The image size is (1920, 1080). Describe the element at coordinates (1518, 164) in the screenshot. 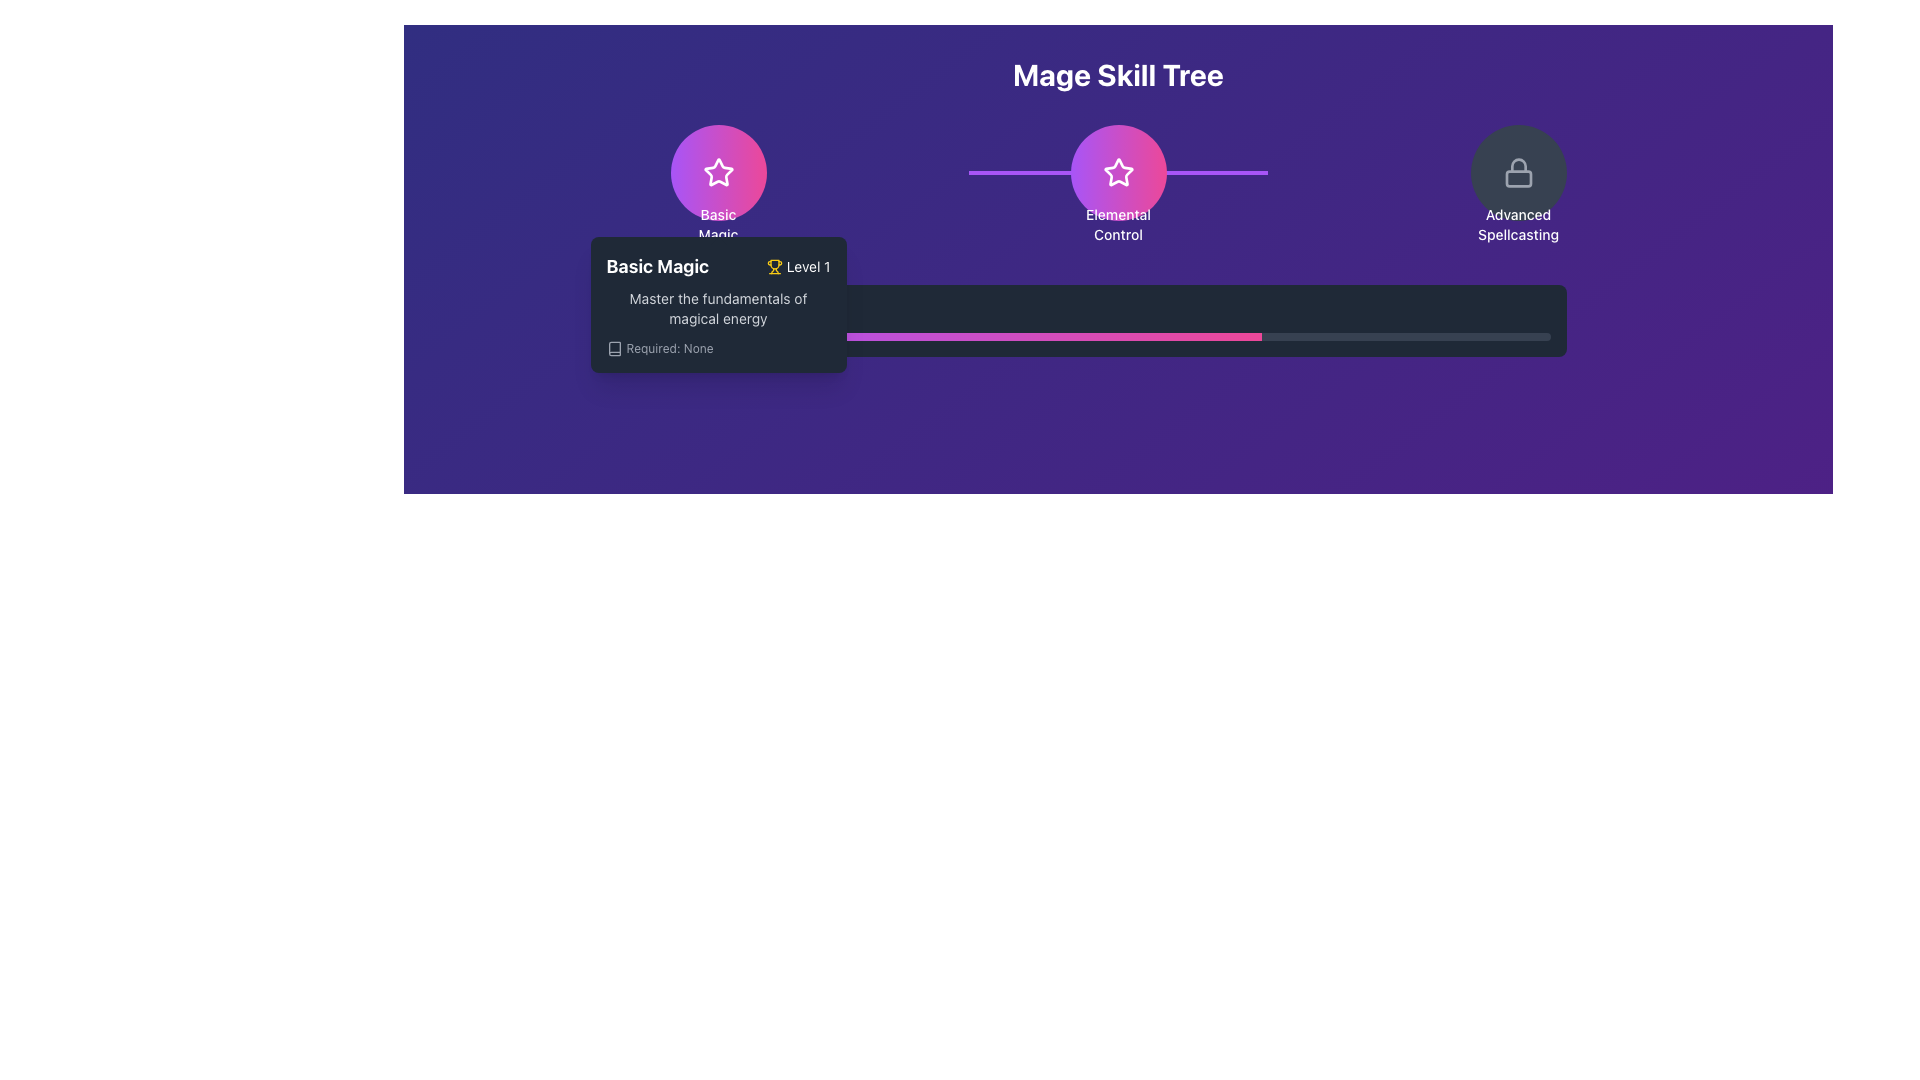

I see `the curved shackle component of the lock icon located at the upper center-right part of the interface, which is positioned over a purple background` at that location.